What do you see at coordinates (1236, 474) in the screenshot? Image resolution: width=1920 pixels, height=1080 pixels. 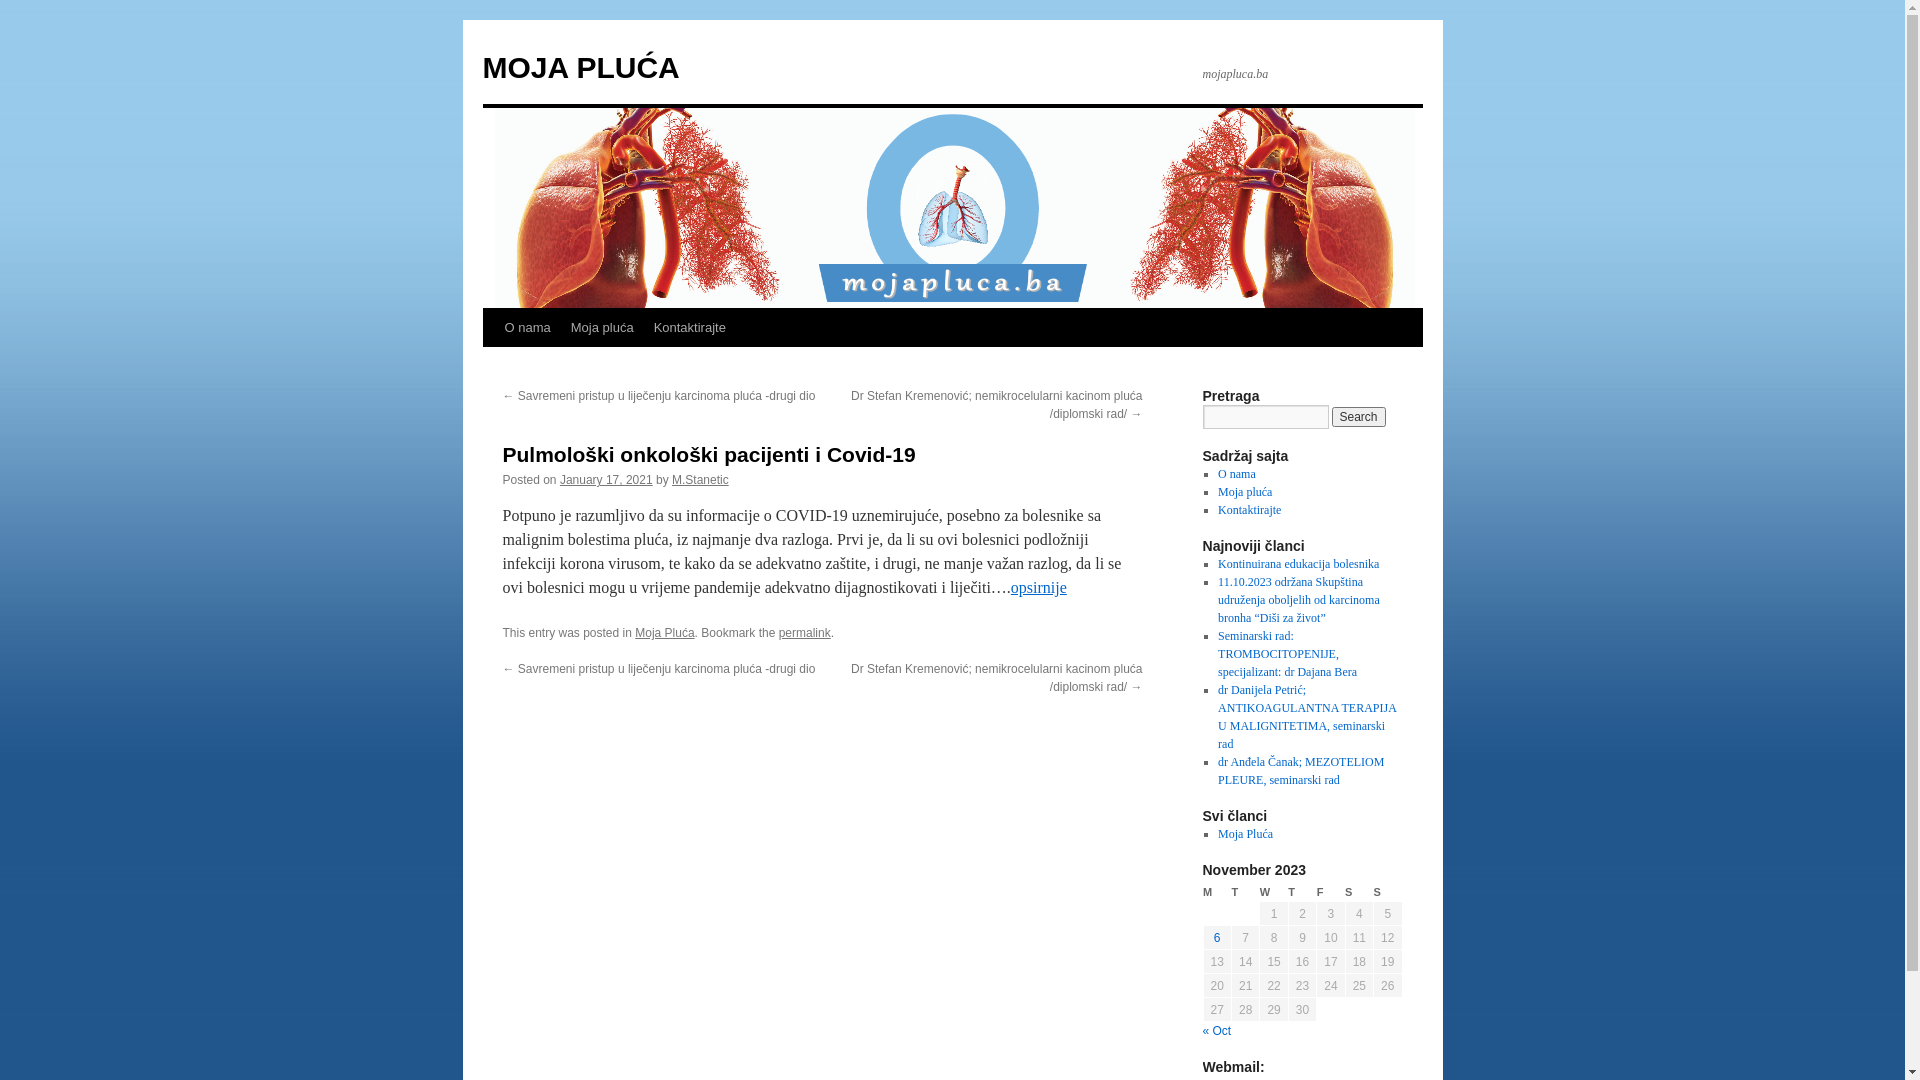 I see `'O nama'` at bounding box center [1236, 474].